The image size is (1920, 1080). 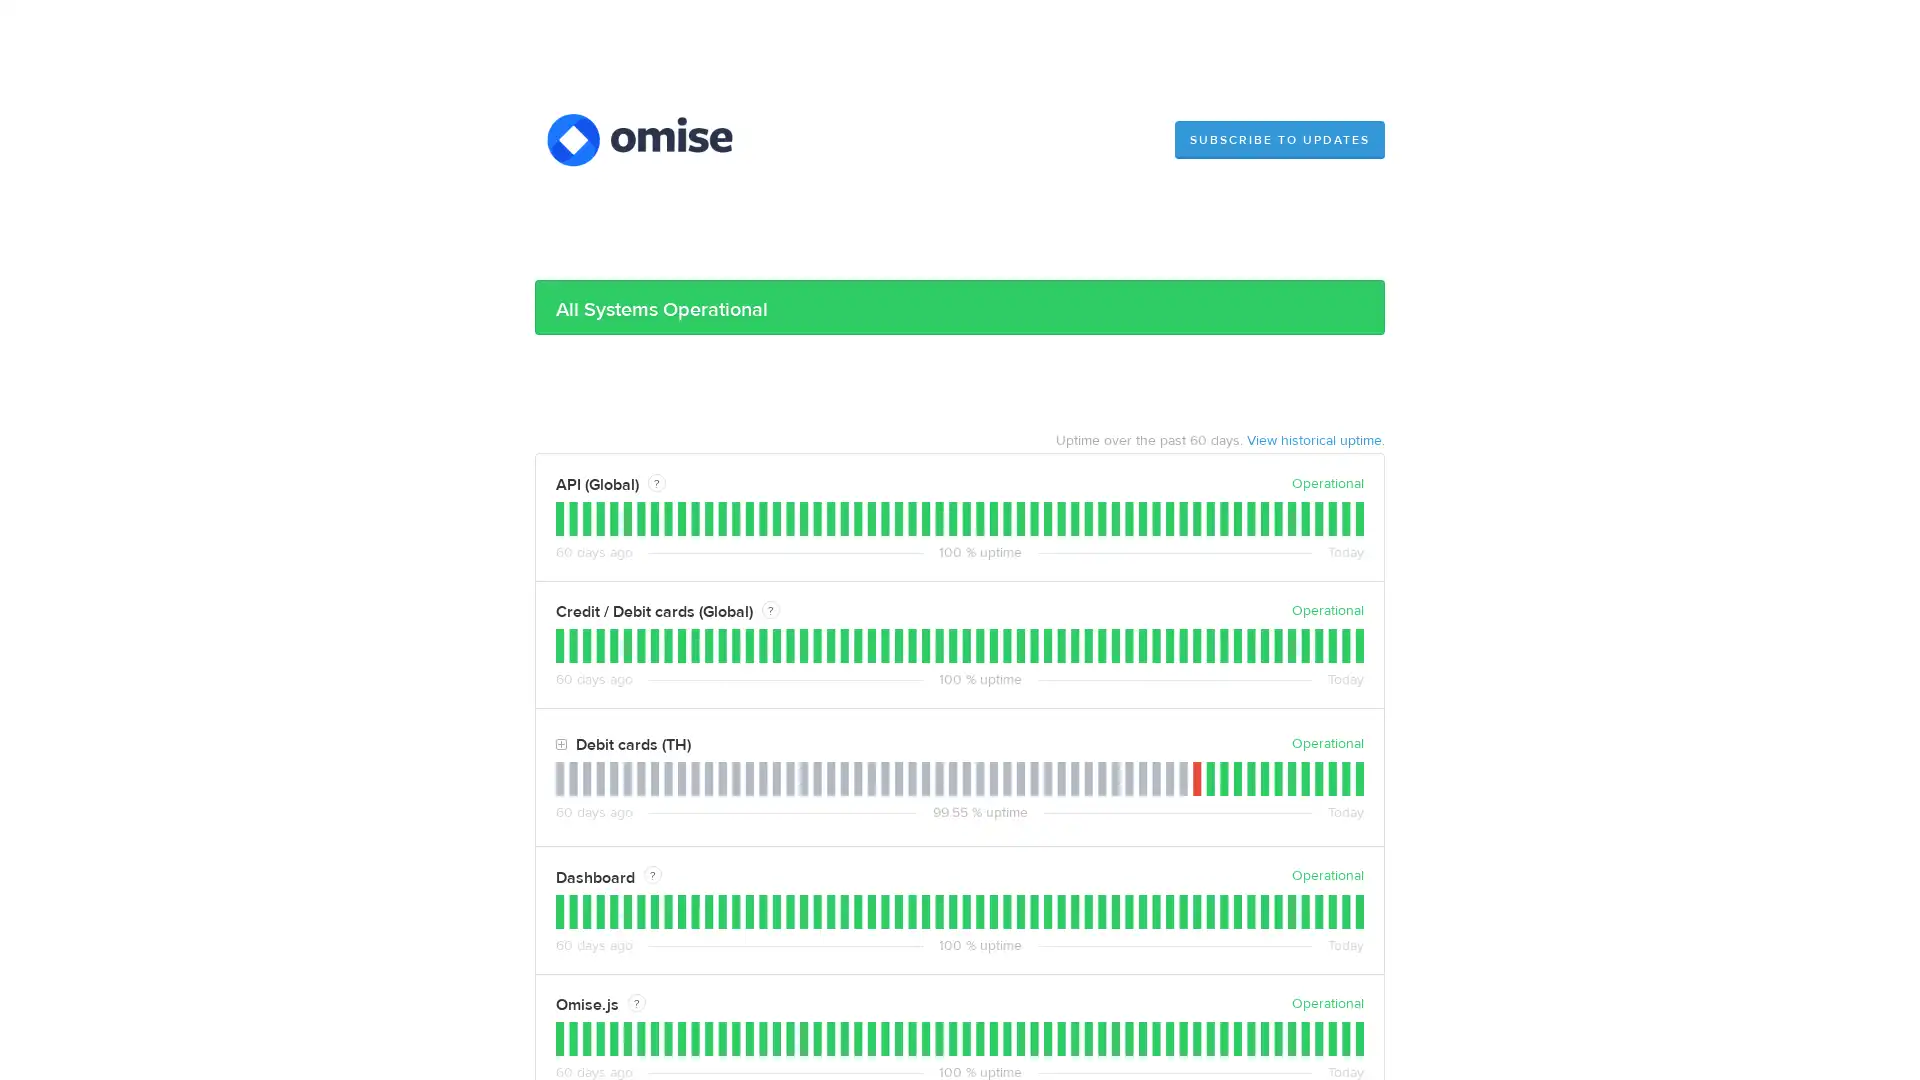 What do you see at coordinates (560, 745) in the screenshot?
I see `Toggle Debit cards (TH)` at bounding box center [560, 745].